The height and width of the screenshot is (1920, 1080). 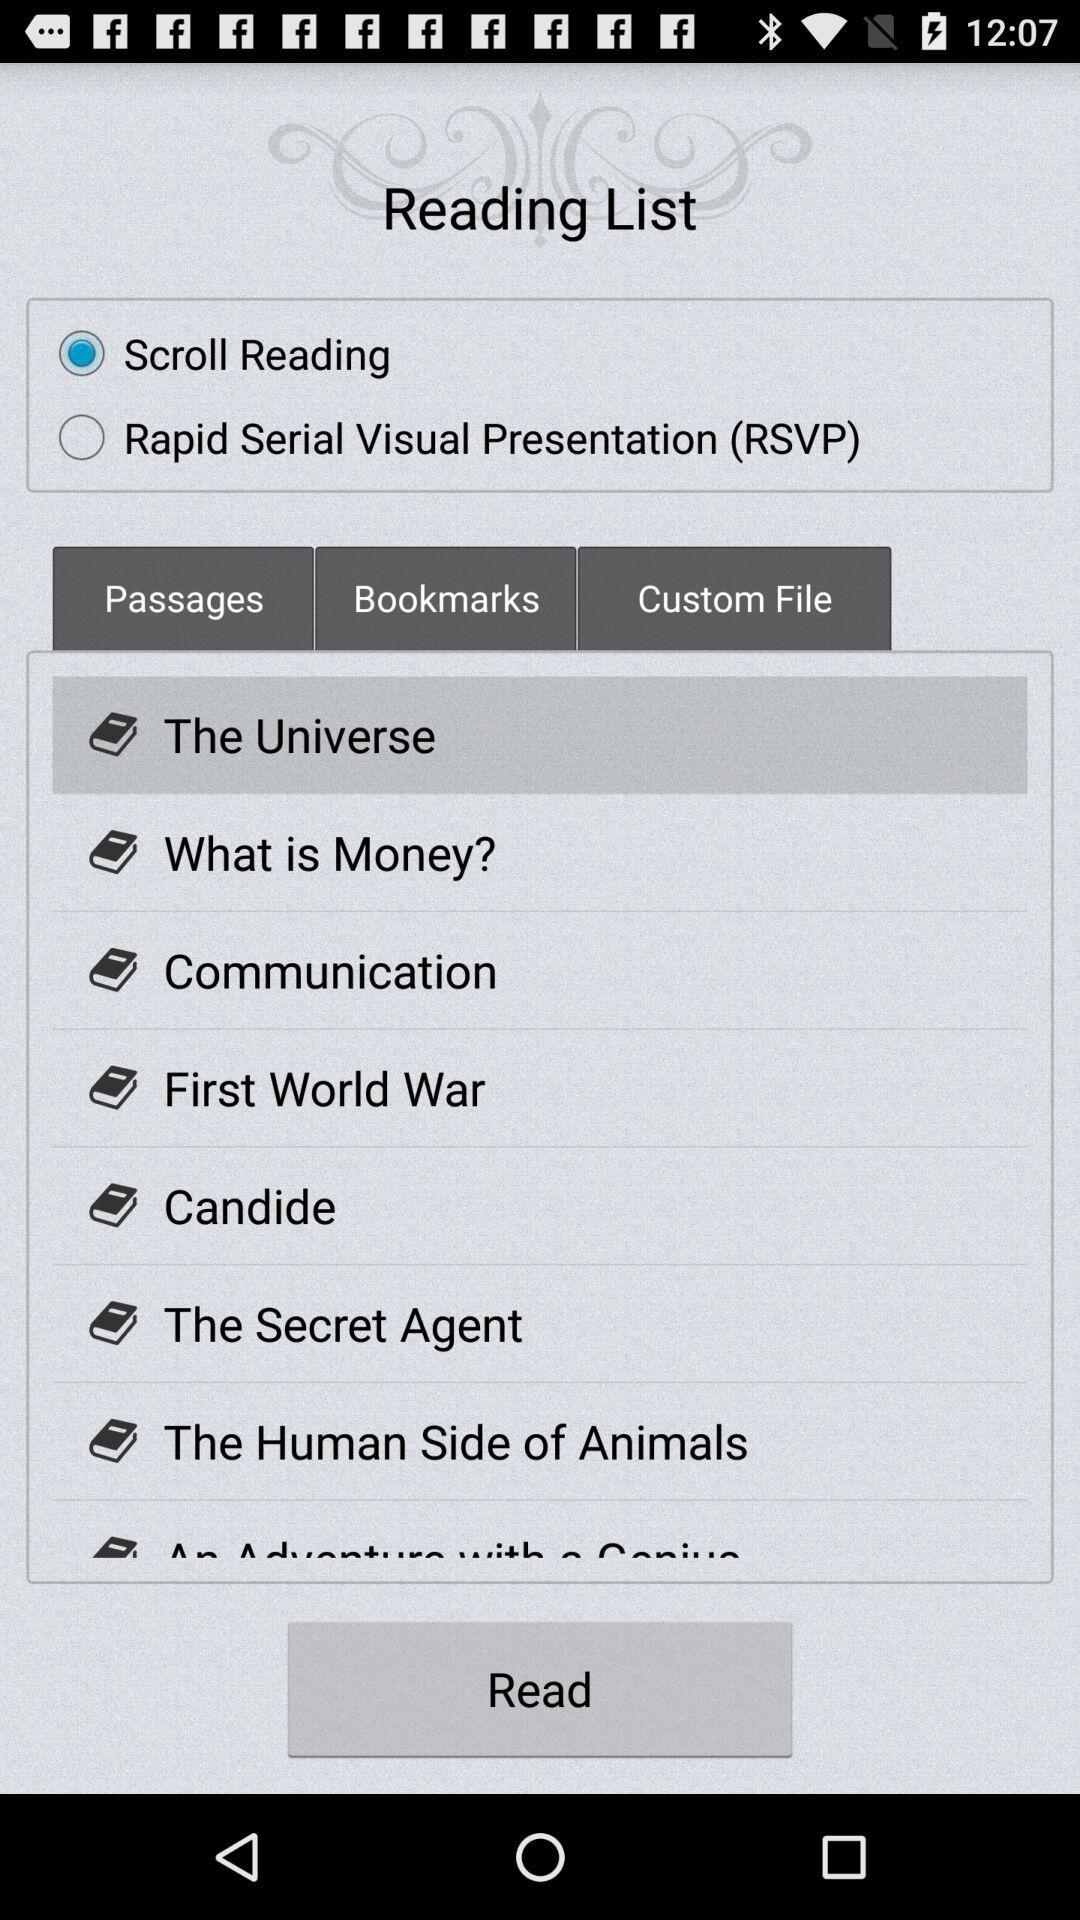 What do you see at coordinates (342, 1323) in the screenshot?
I see `the item below candide item` at bounding box center [342, 1323].